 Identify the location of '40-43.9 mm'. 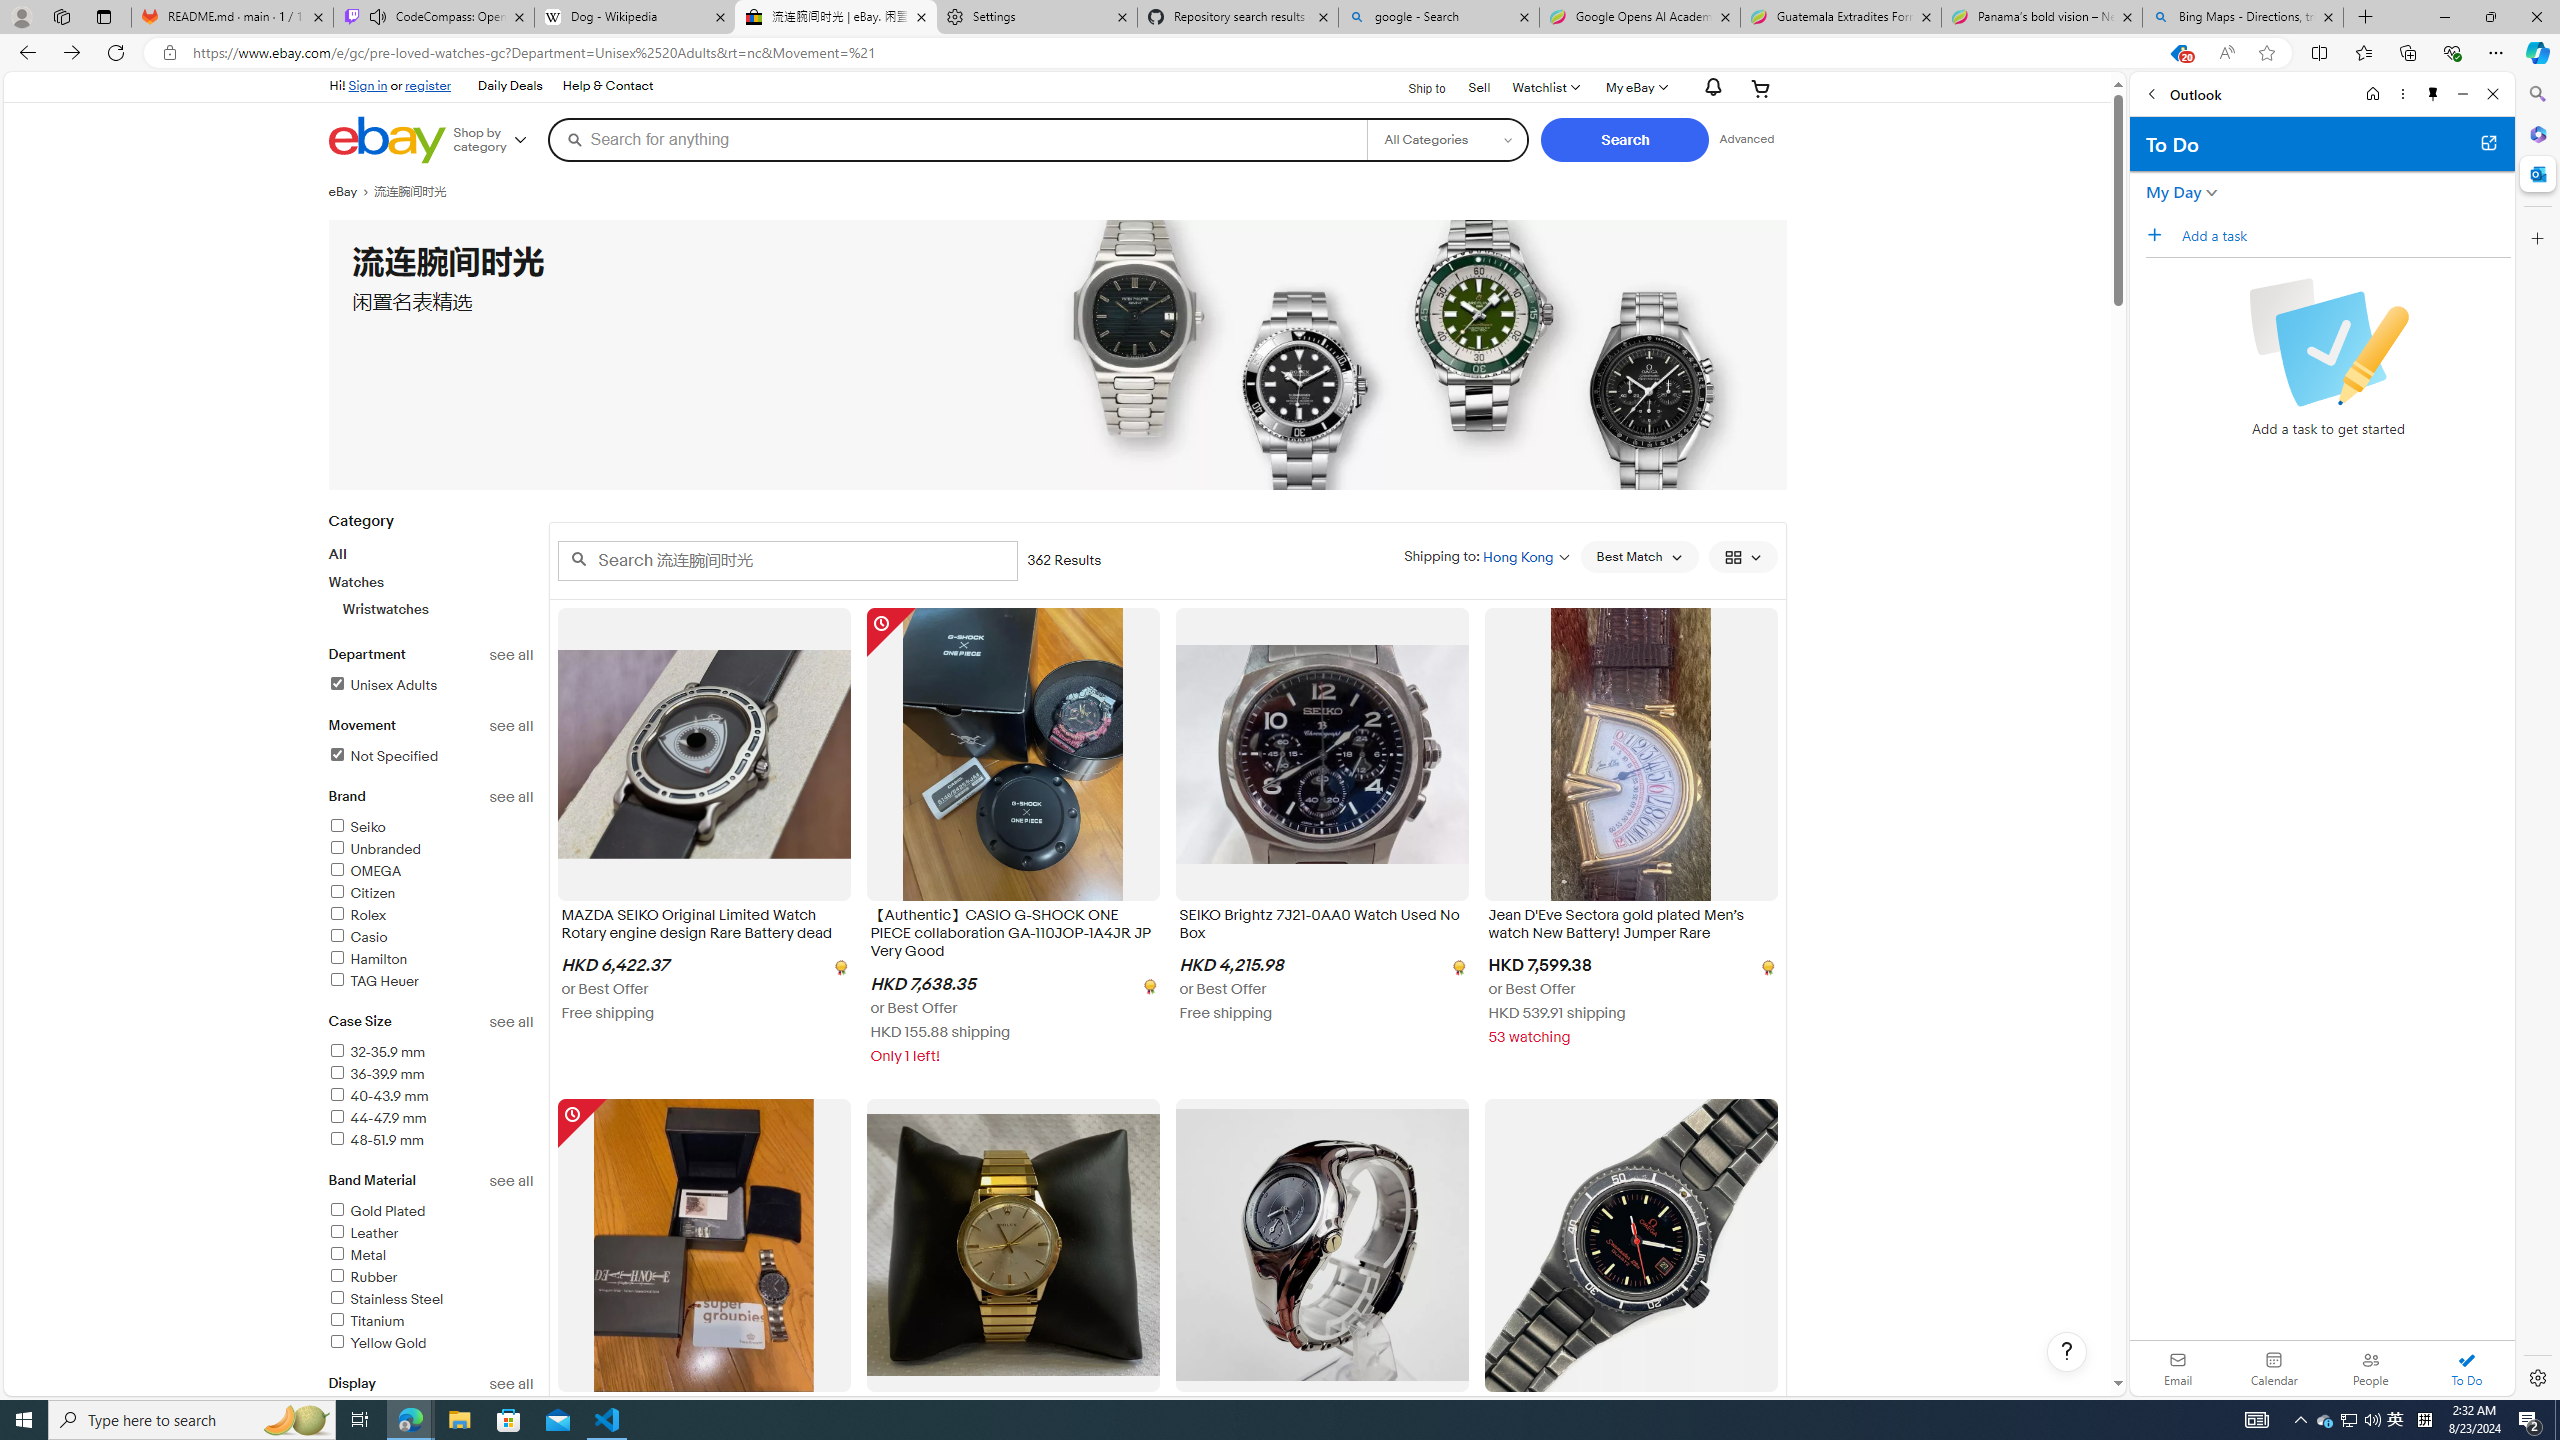
(378, 1095).